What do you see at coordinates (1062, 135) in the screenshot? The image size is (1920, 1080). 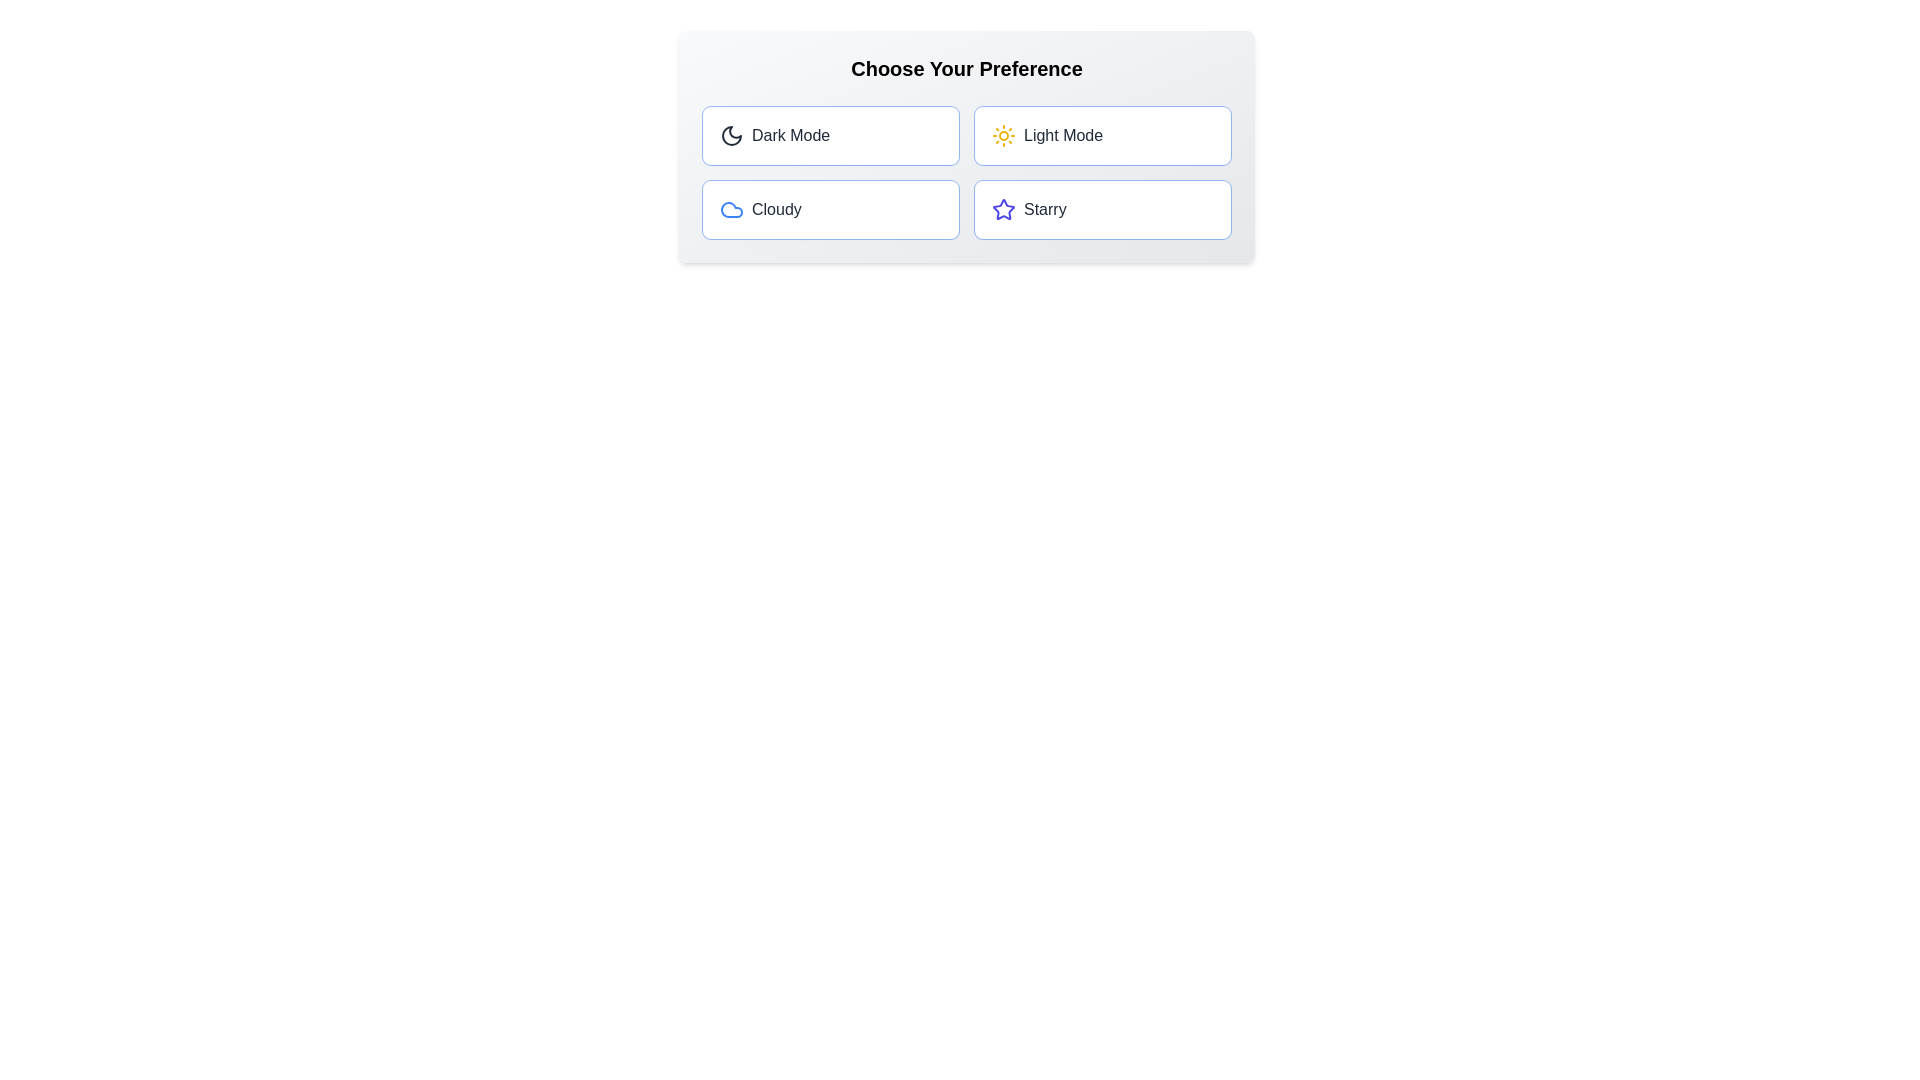 I see `'Light Mode' text label that allows users to choose their theme preference in the settings interface, located as the second option in the top row of the selection interface labeled 'Choose Your Preference'` at bounding box center [1062, 135].